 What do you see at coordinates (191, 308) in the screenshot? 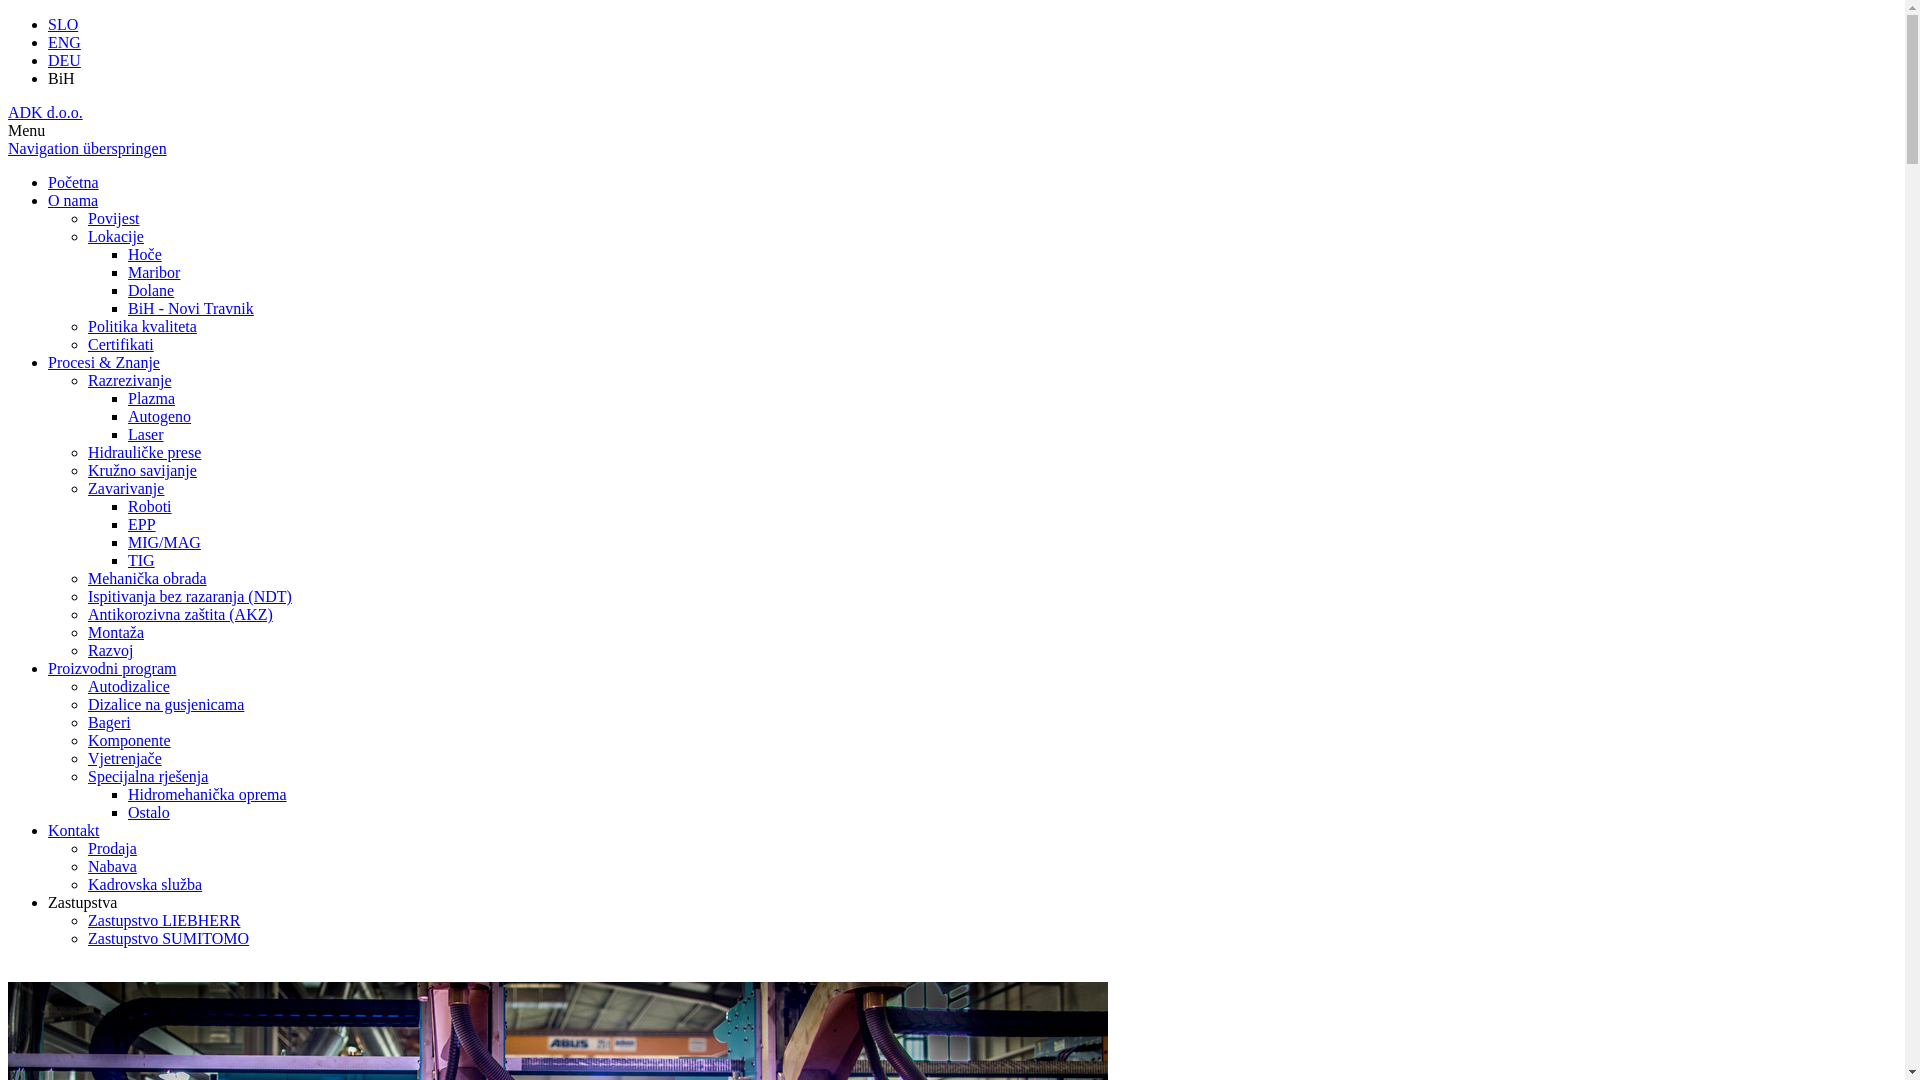
I see `'BiH - Novi Travnik'` at bounding box center [191, 308].